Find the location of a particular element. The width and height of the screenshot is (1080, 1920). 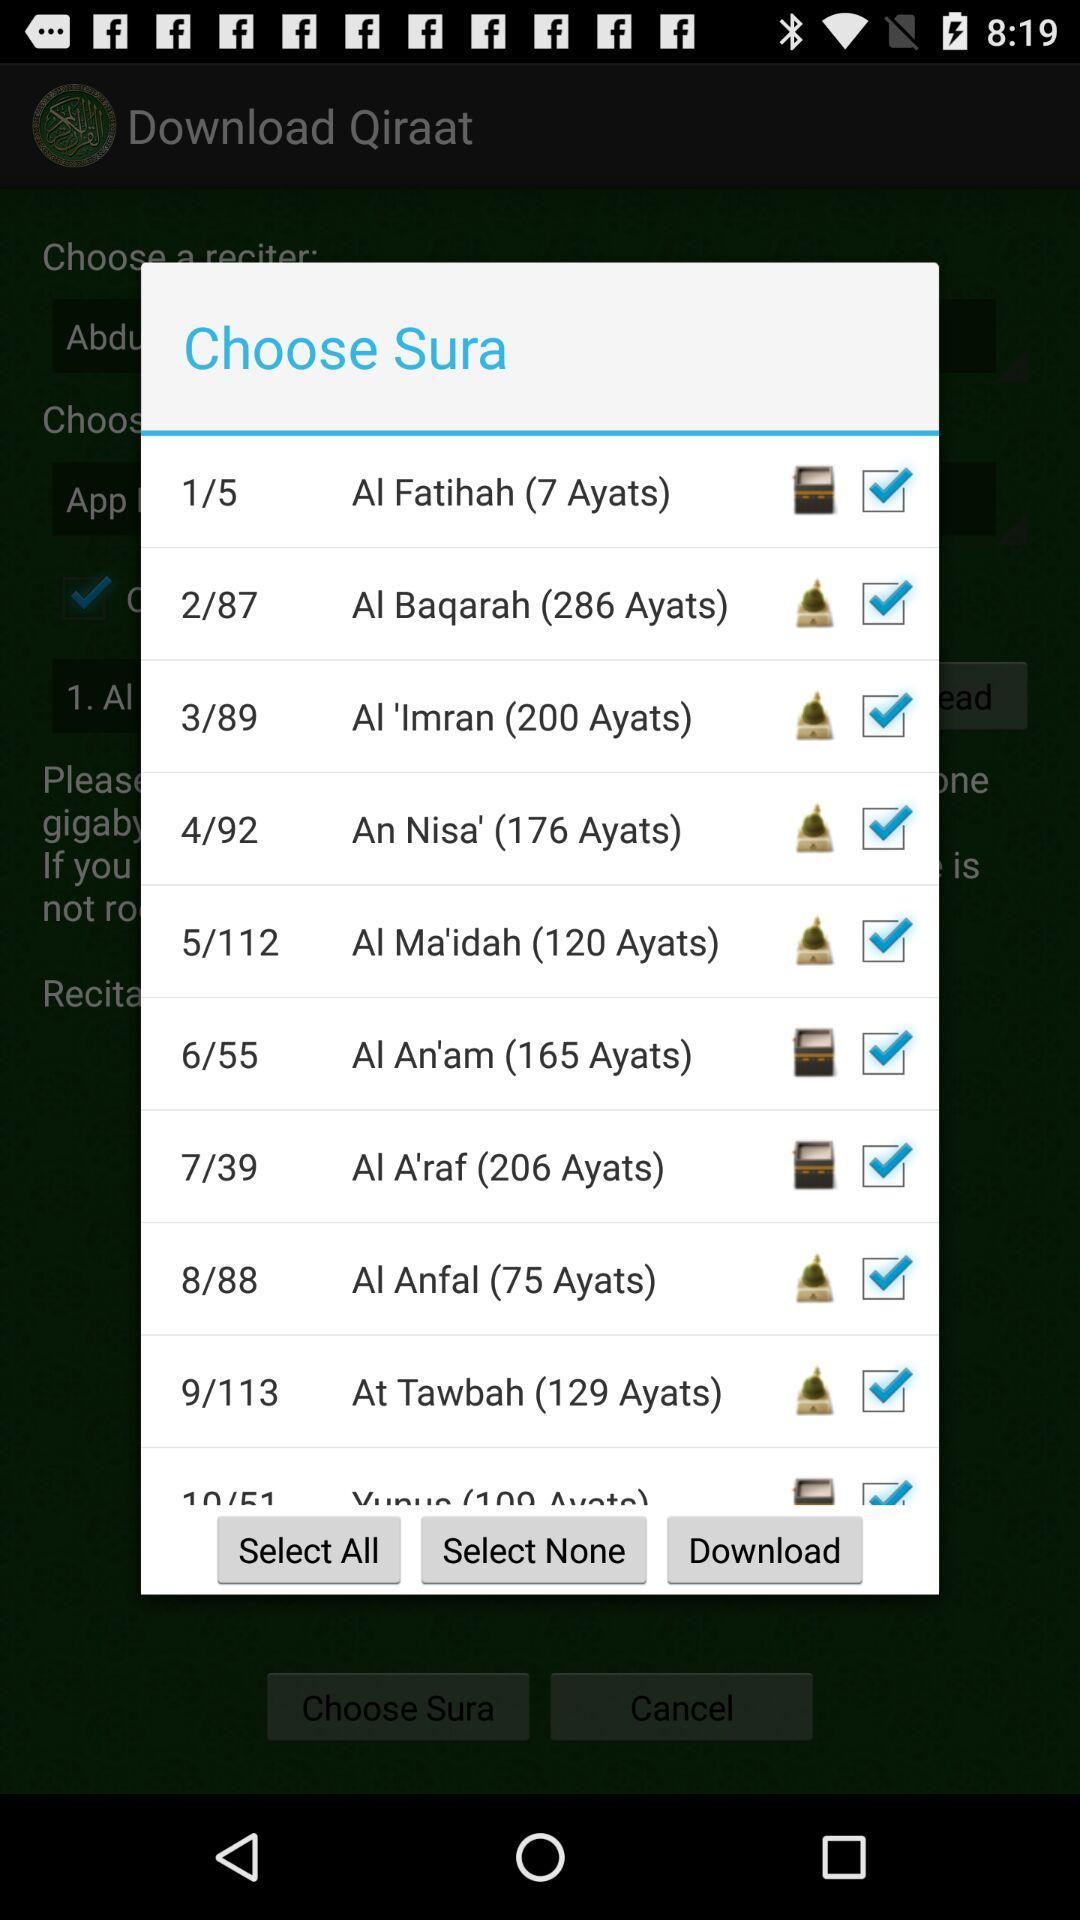

check box for selection sura is located at coordinates (882, 1390).